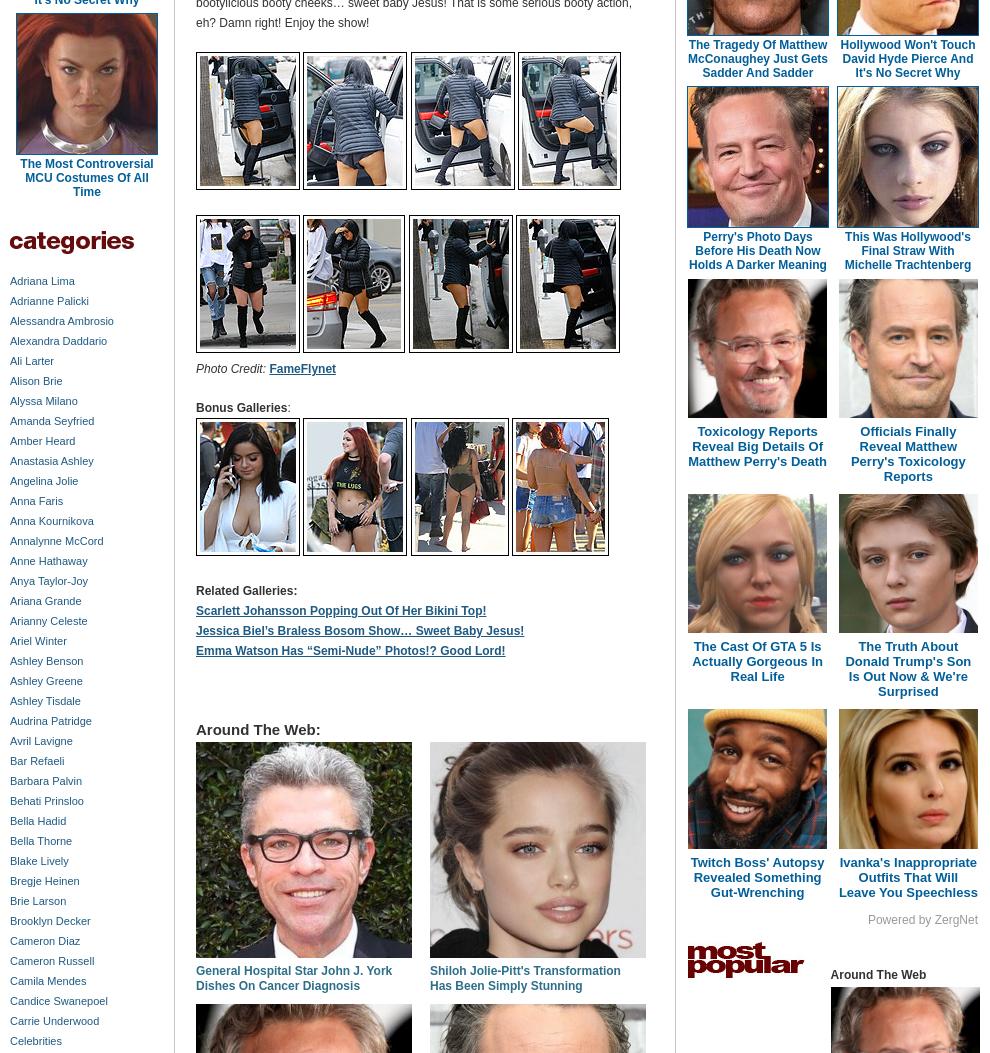  Describe the element at coordinates (8, 820) in the screenshot. I see `'Bella Hadid'` at that location.